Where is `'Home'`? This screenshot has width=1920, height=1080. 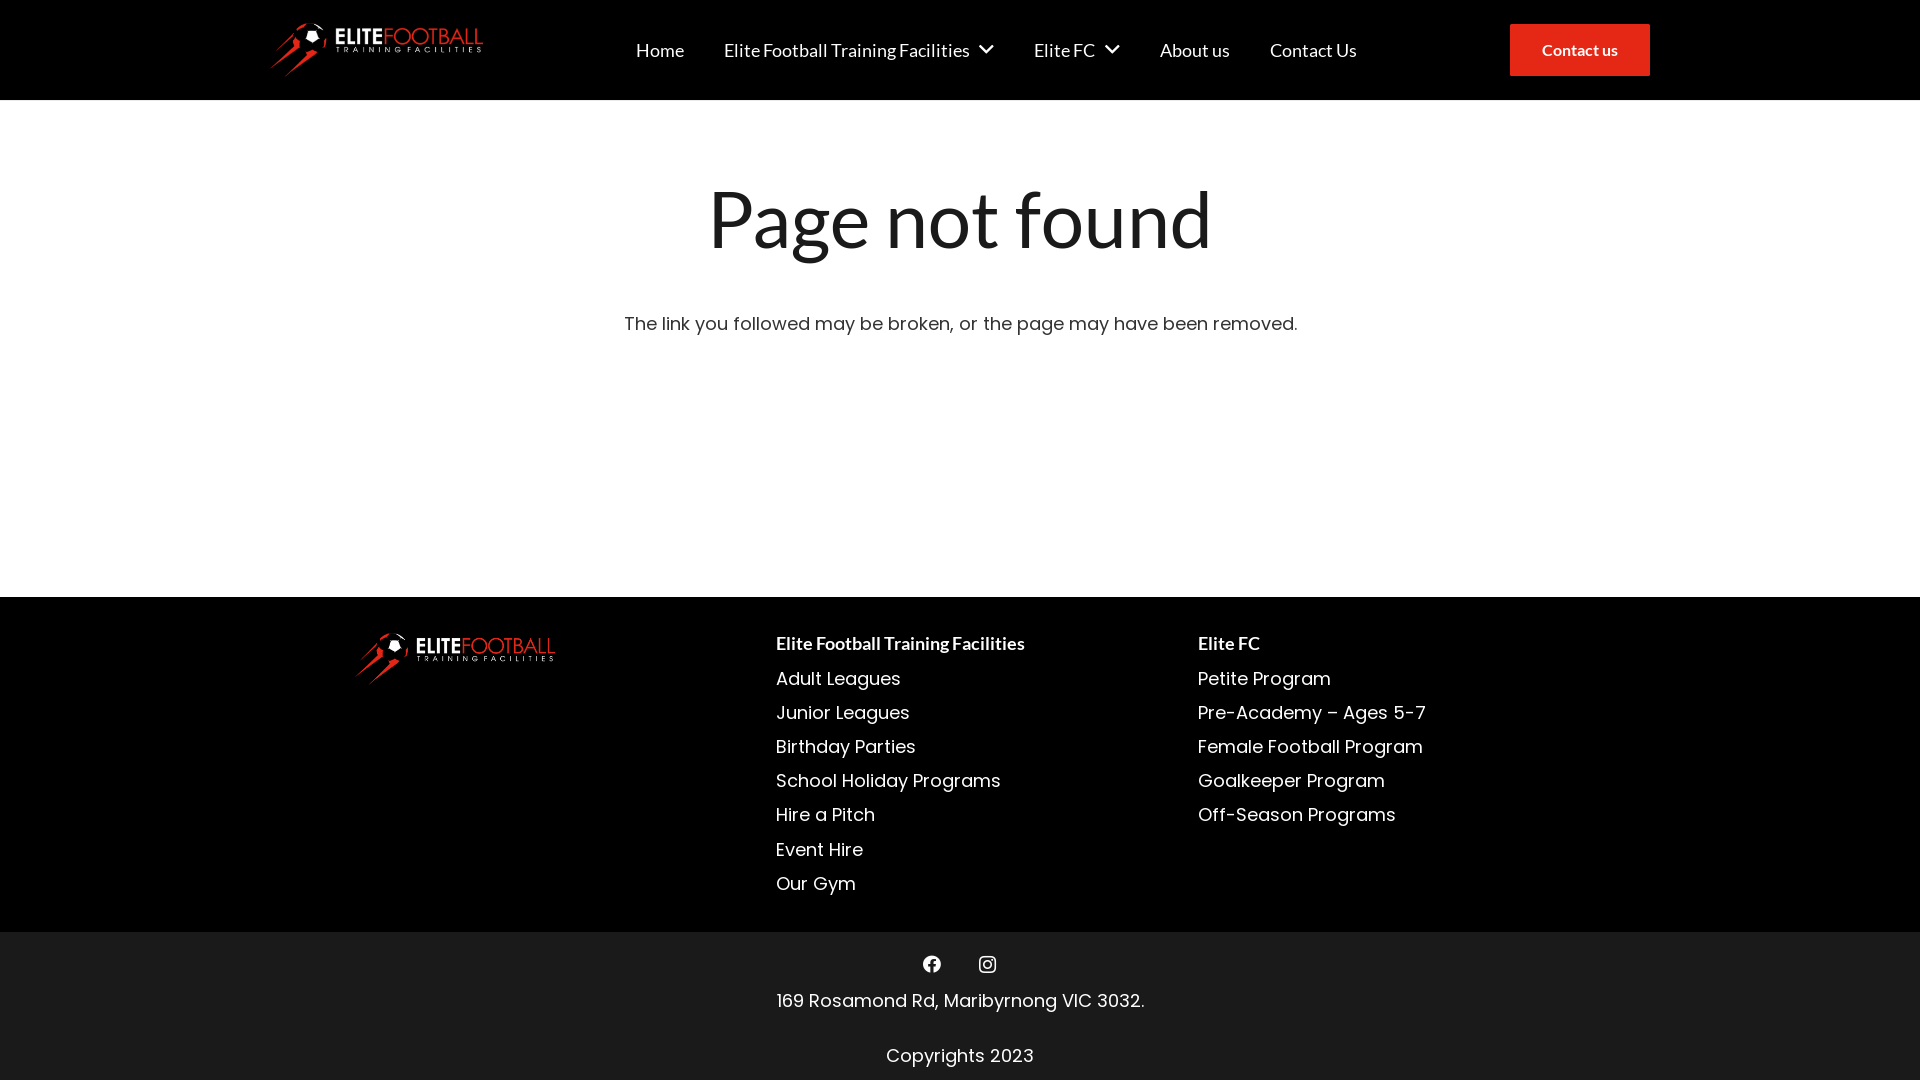
'Home' is located at coordinates (660, 49).